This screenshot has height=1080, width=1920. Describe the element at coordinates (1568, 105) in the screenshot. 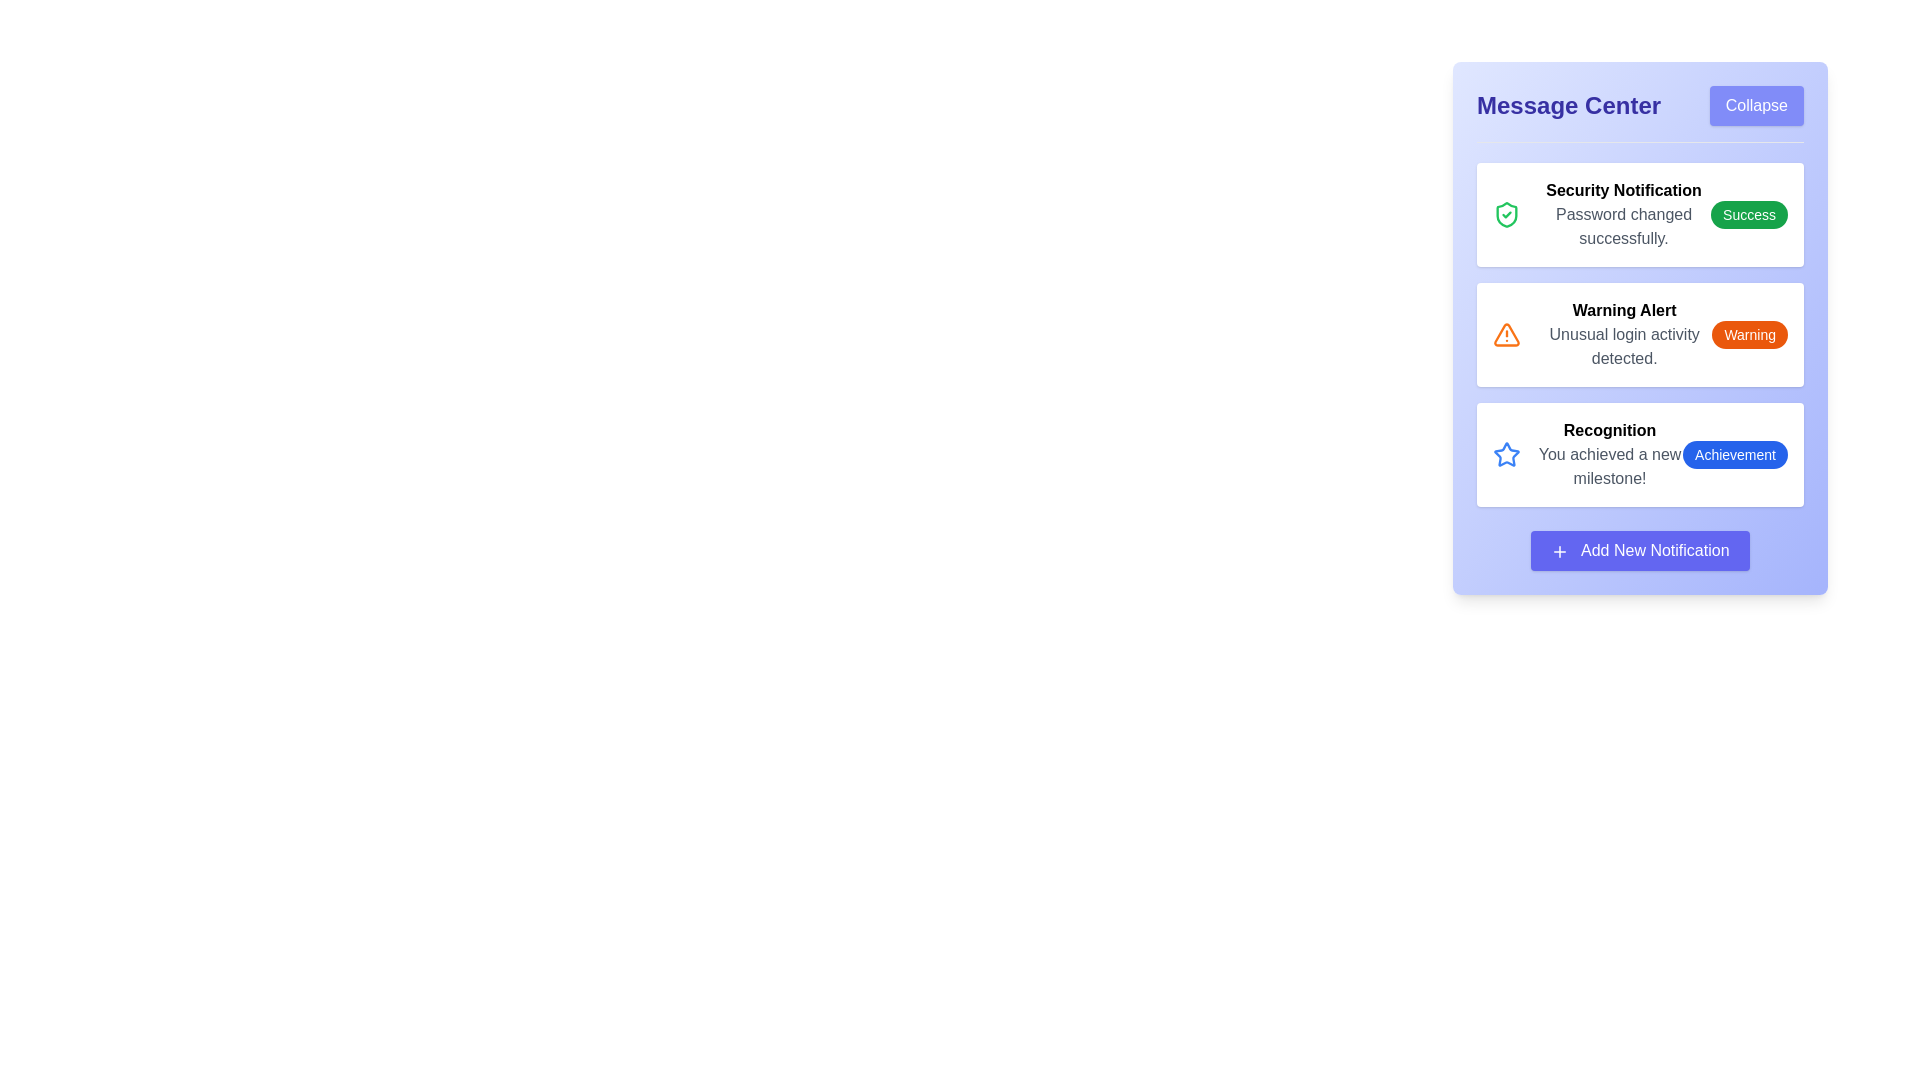

I see `the 'Message Center' text label, which is prominently displayed in bold indigo font at the top-left corner of the notification panel` at that location.